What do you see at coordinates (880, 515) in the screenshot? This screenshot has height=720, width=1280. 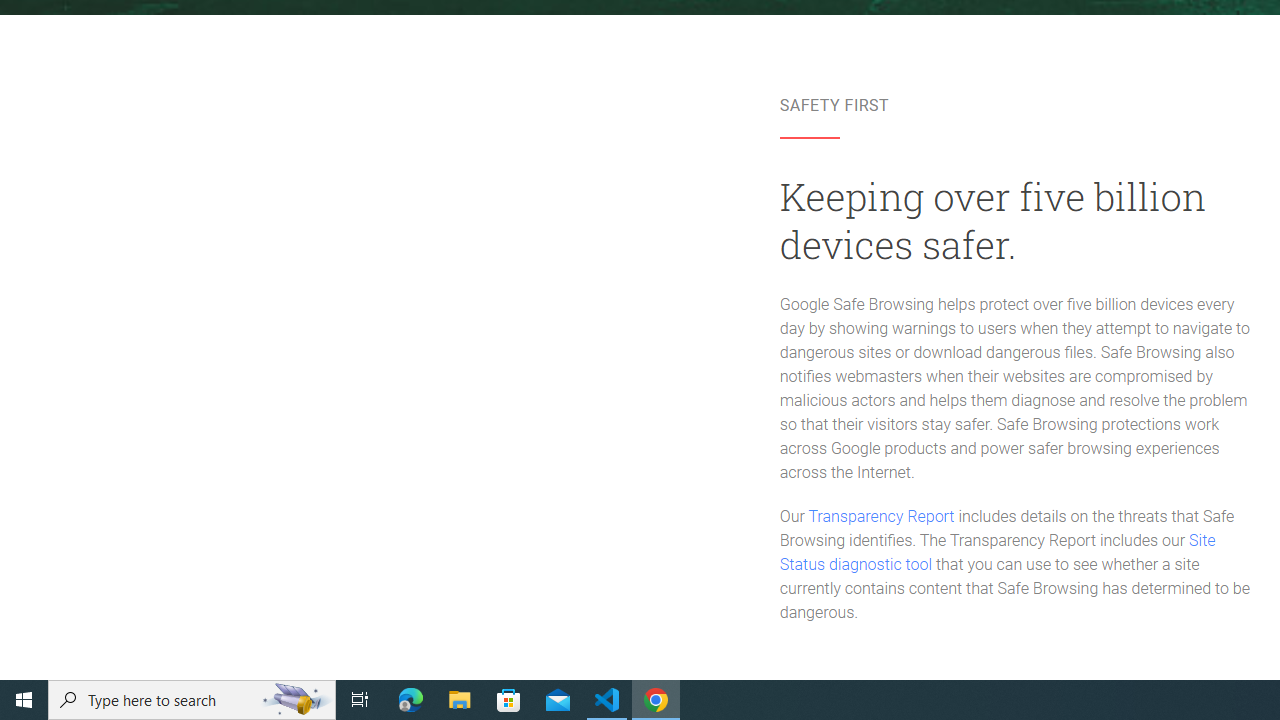 I see `'Transparency Report'` at bounding box center [880, 515].